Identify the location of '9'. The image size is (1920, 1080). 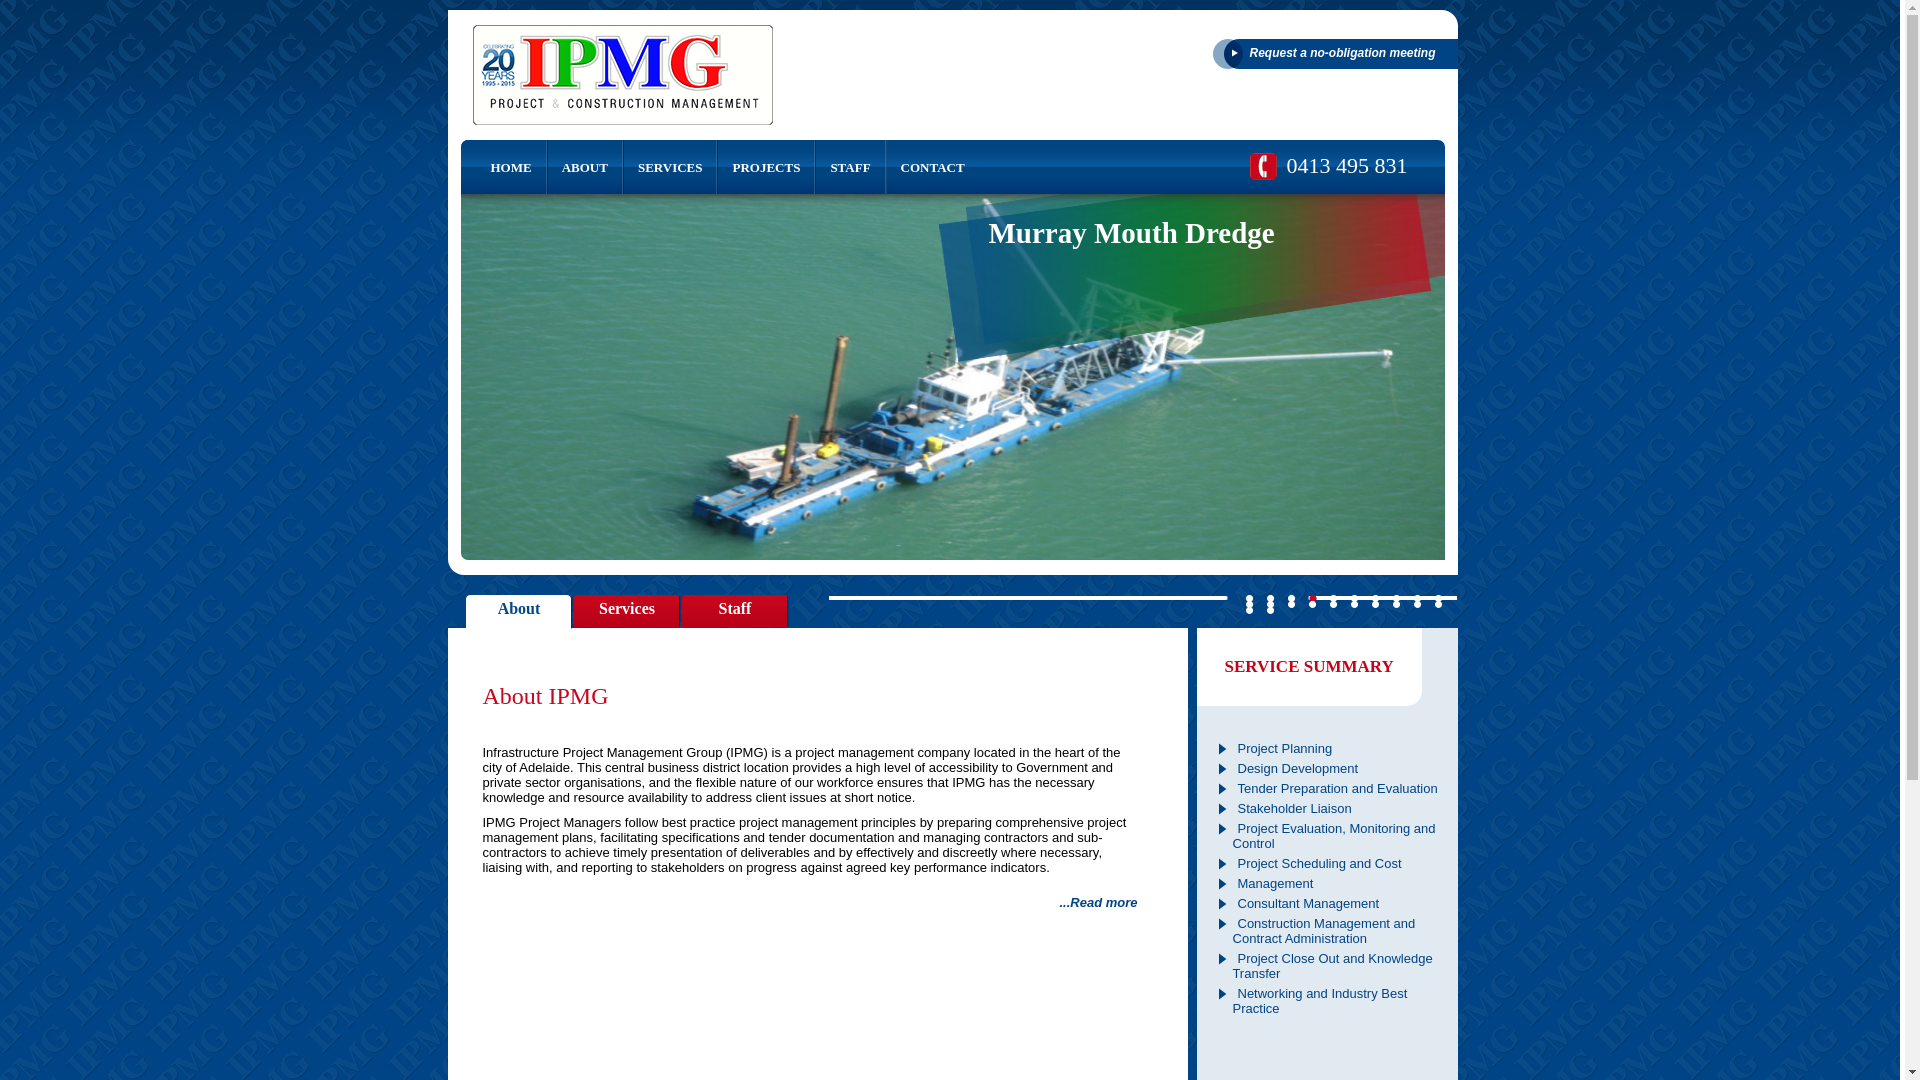
(1416, 596).